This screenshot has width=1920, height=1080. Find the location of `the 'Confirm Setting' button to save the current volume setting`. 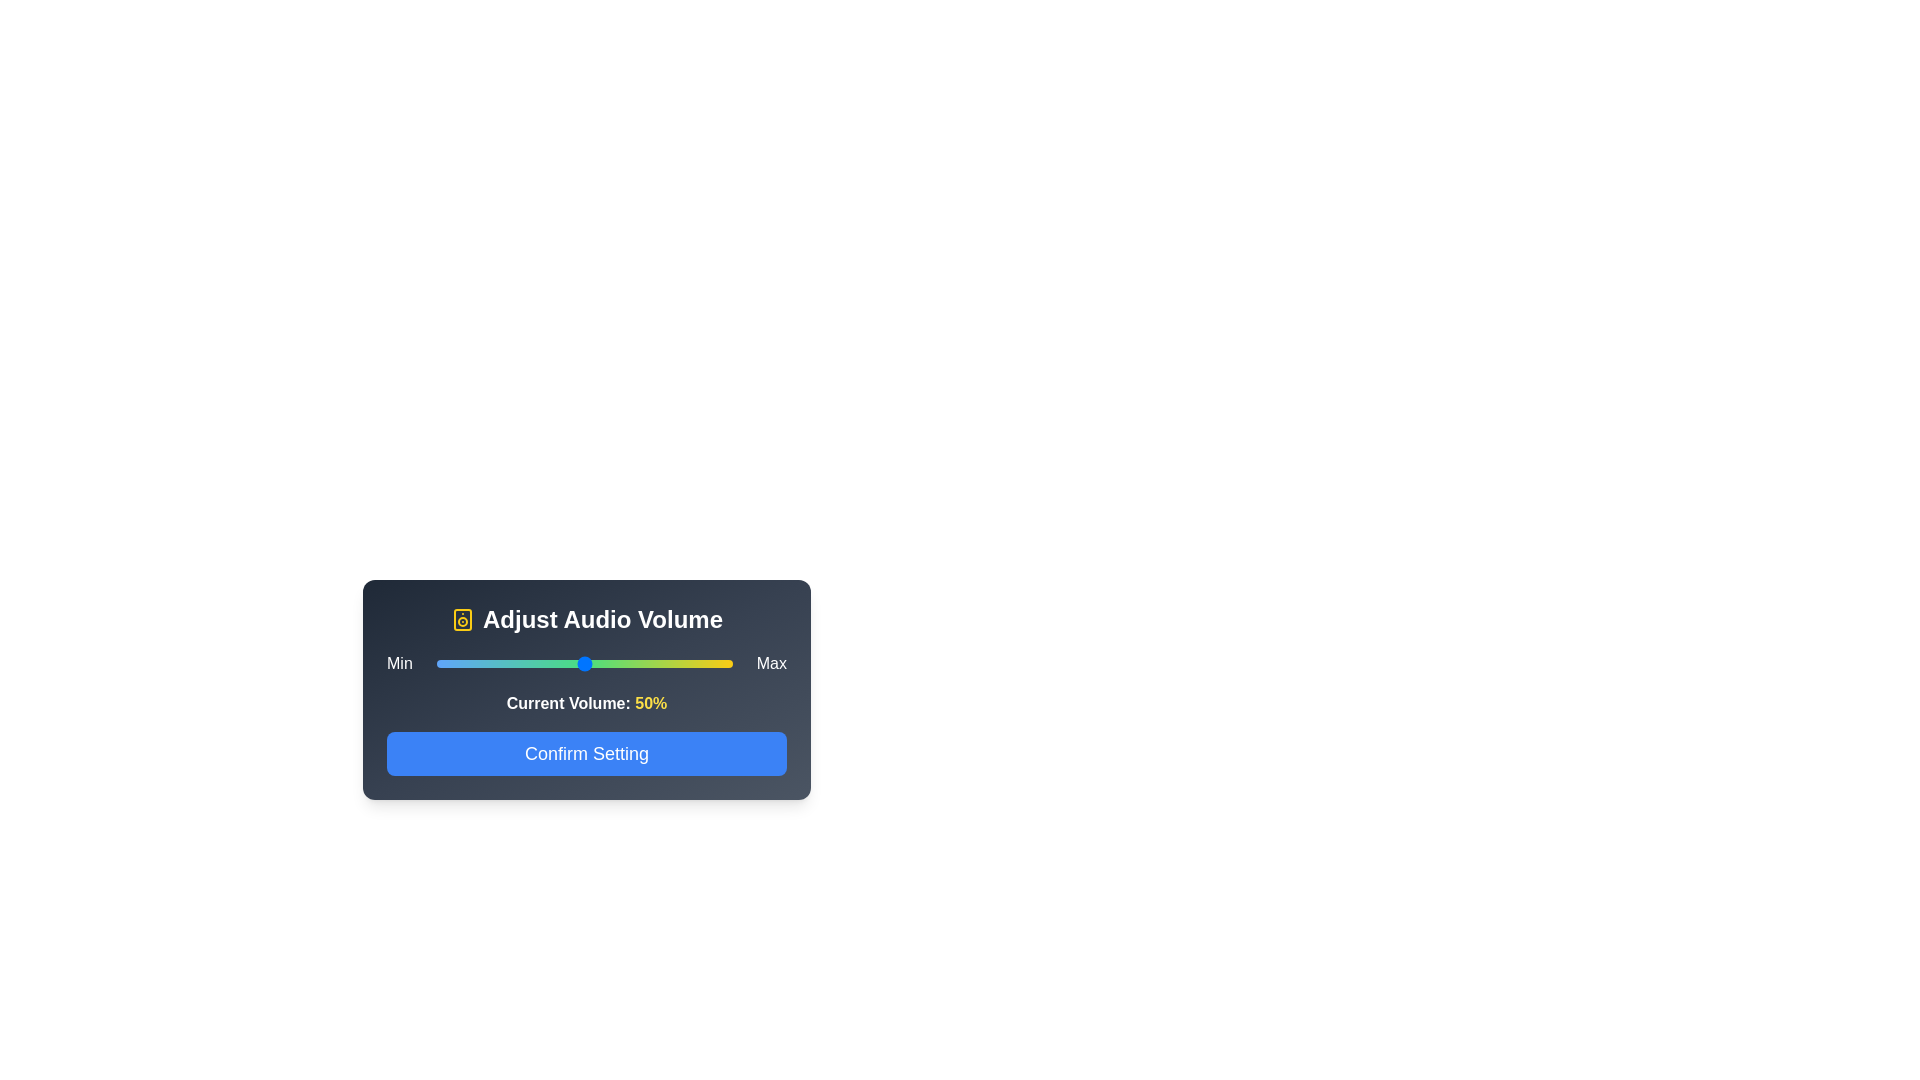

the 'Confirm Setting' button to save the current volume setting is located at coordinates (585, 753).